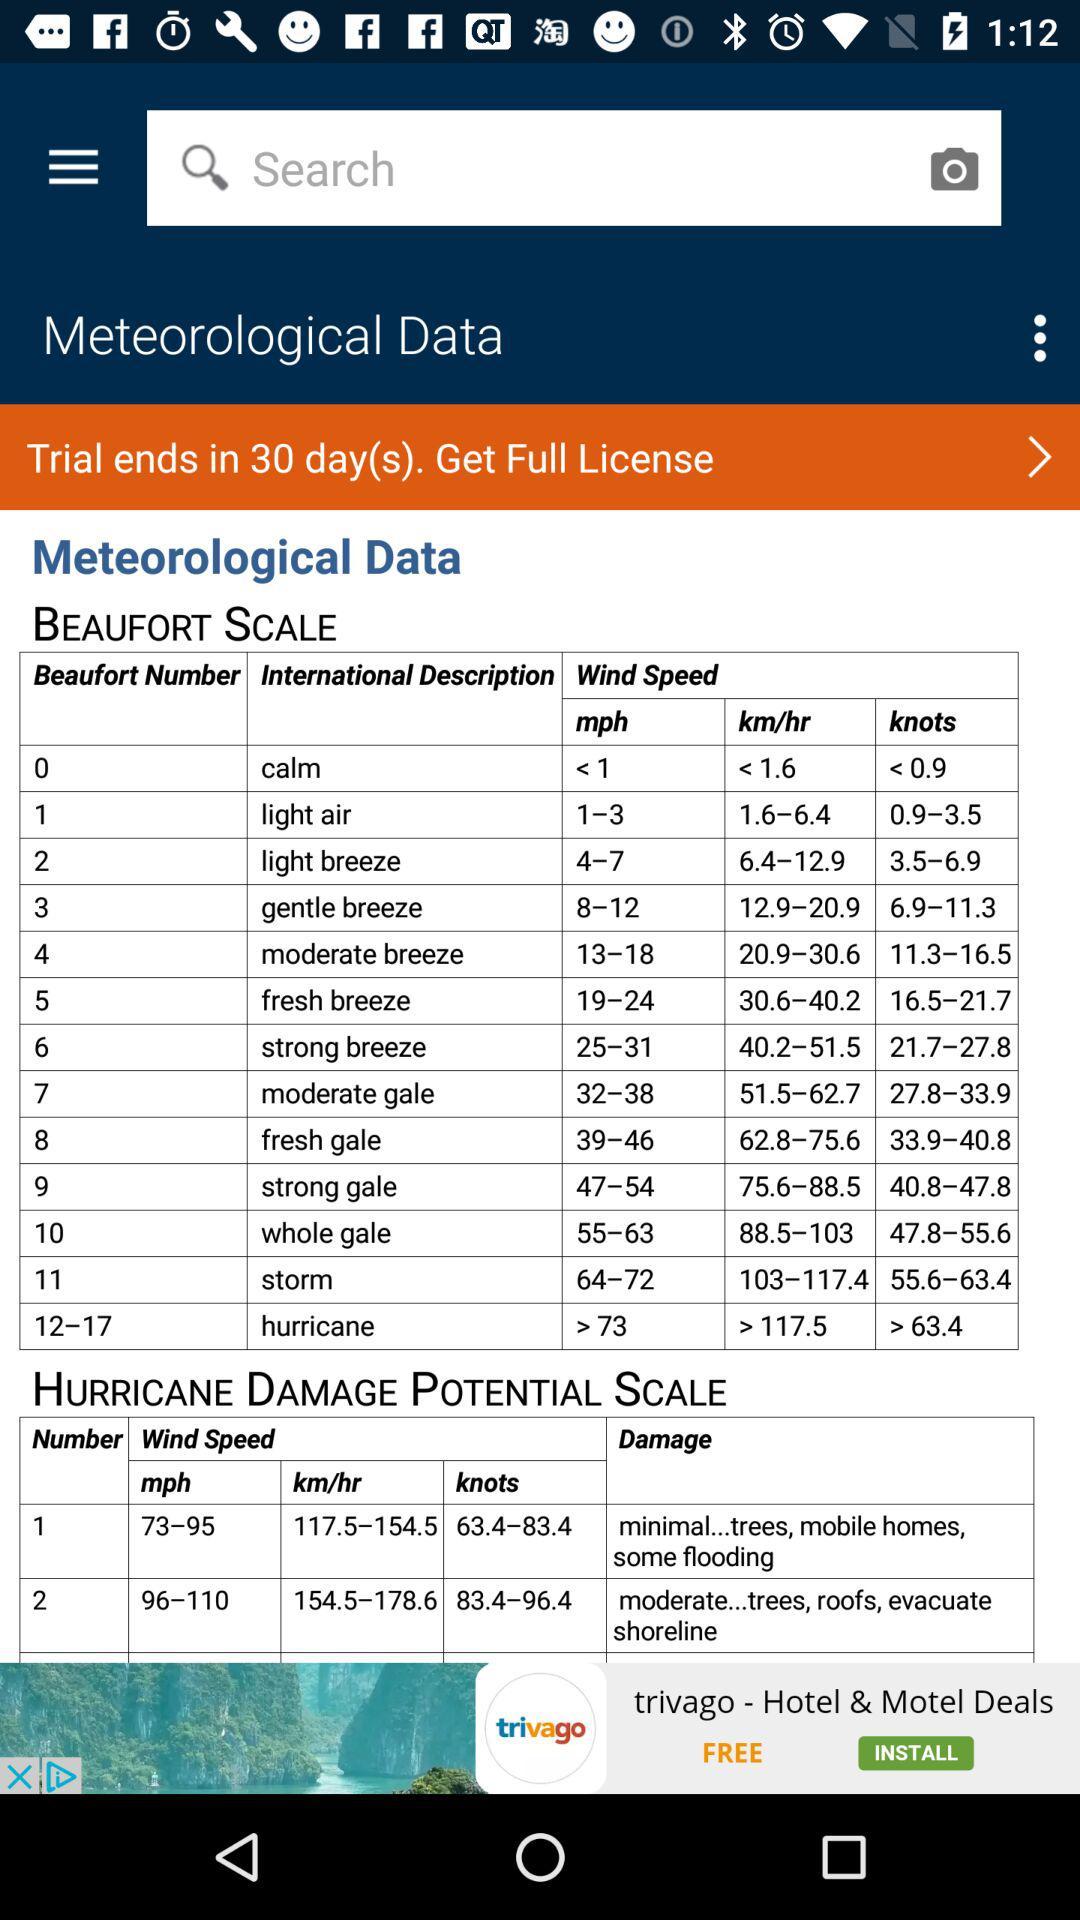 The width and height of the screenshot is (1080, 1920). I want to click on opens a advertisement, so click(540, 1727).